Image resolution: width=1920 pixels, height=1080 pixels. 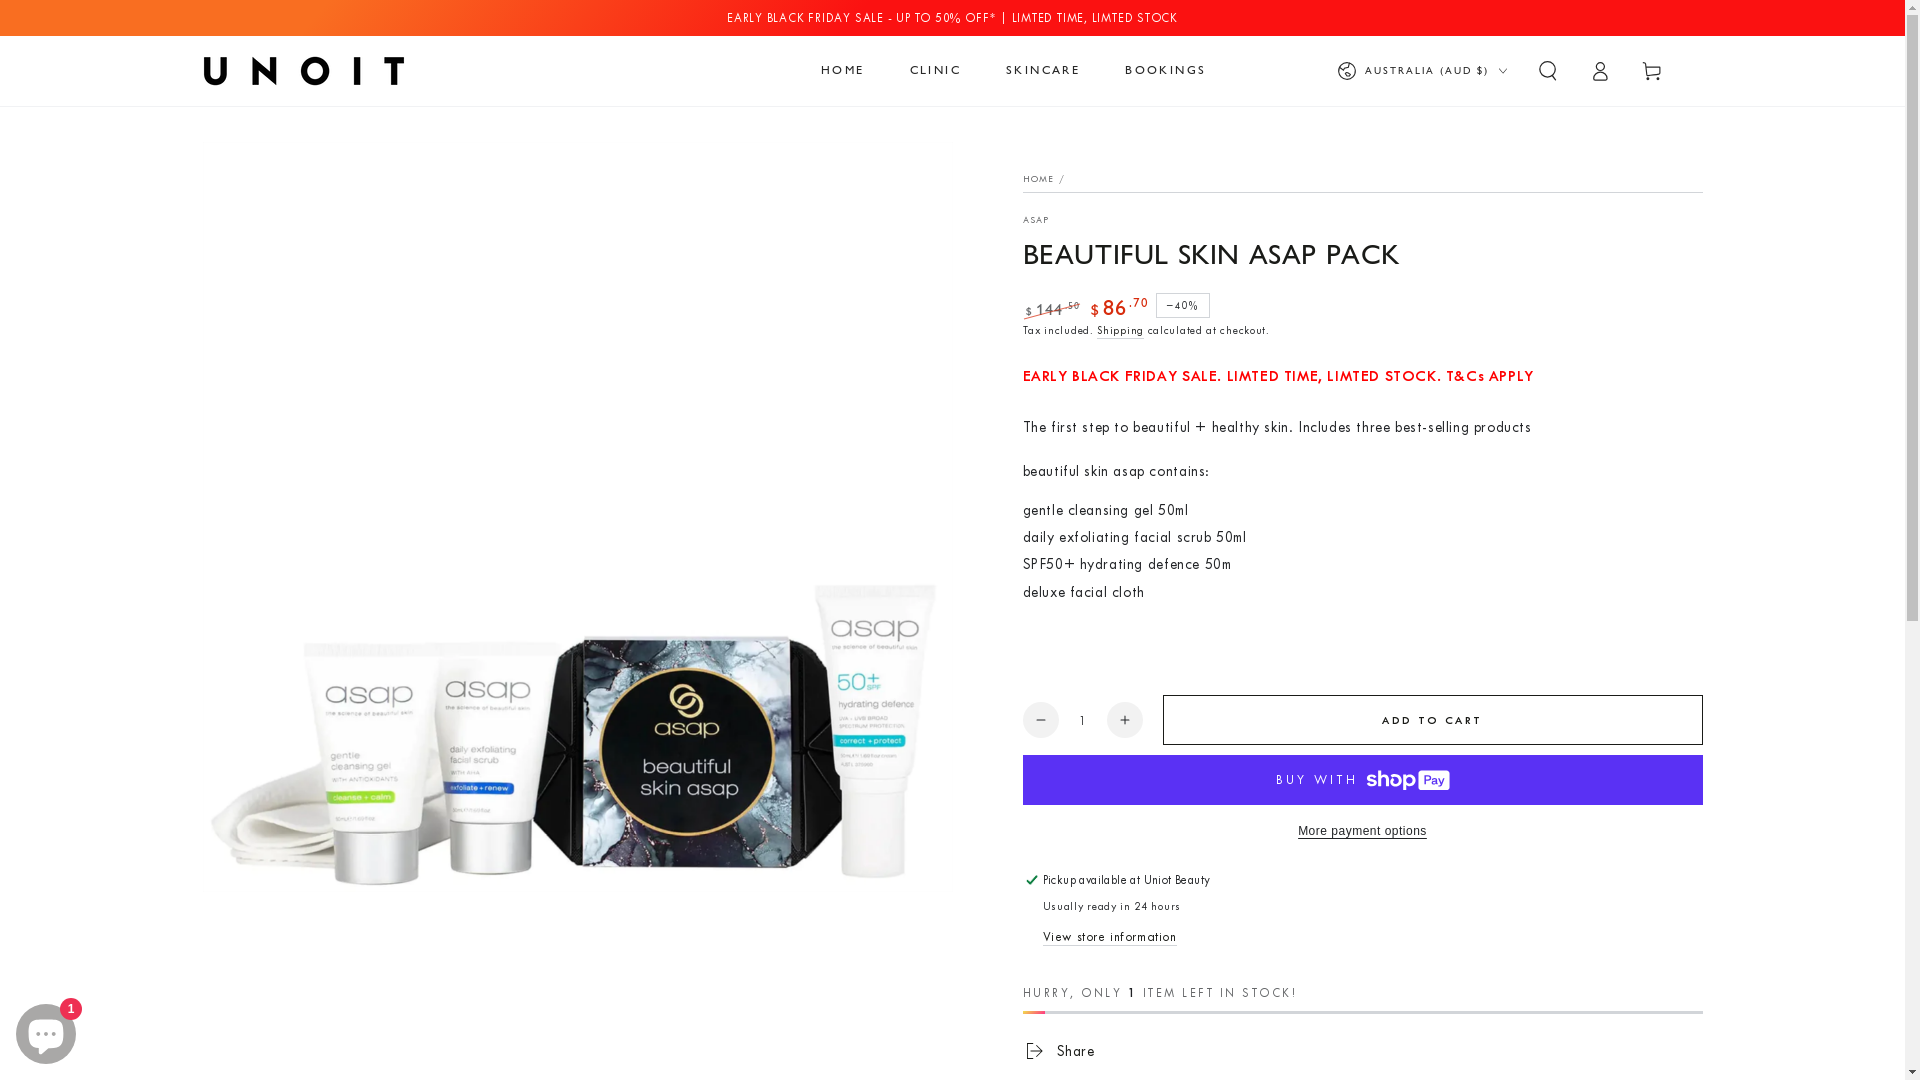 What do you see at coordinates (1035, 219) in the screenshot?
I see `'ASAP'` at bounding box center [1035, 219].